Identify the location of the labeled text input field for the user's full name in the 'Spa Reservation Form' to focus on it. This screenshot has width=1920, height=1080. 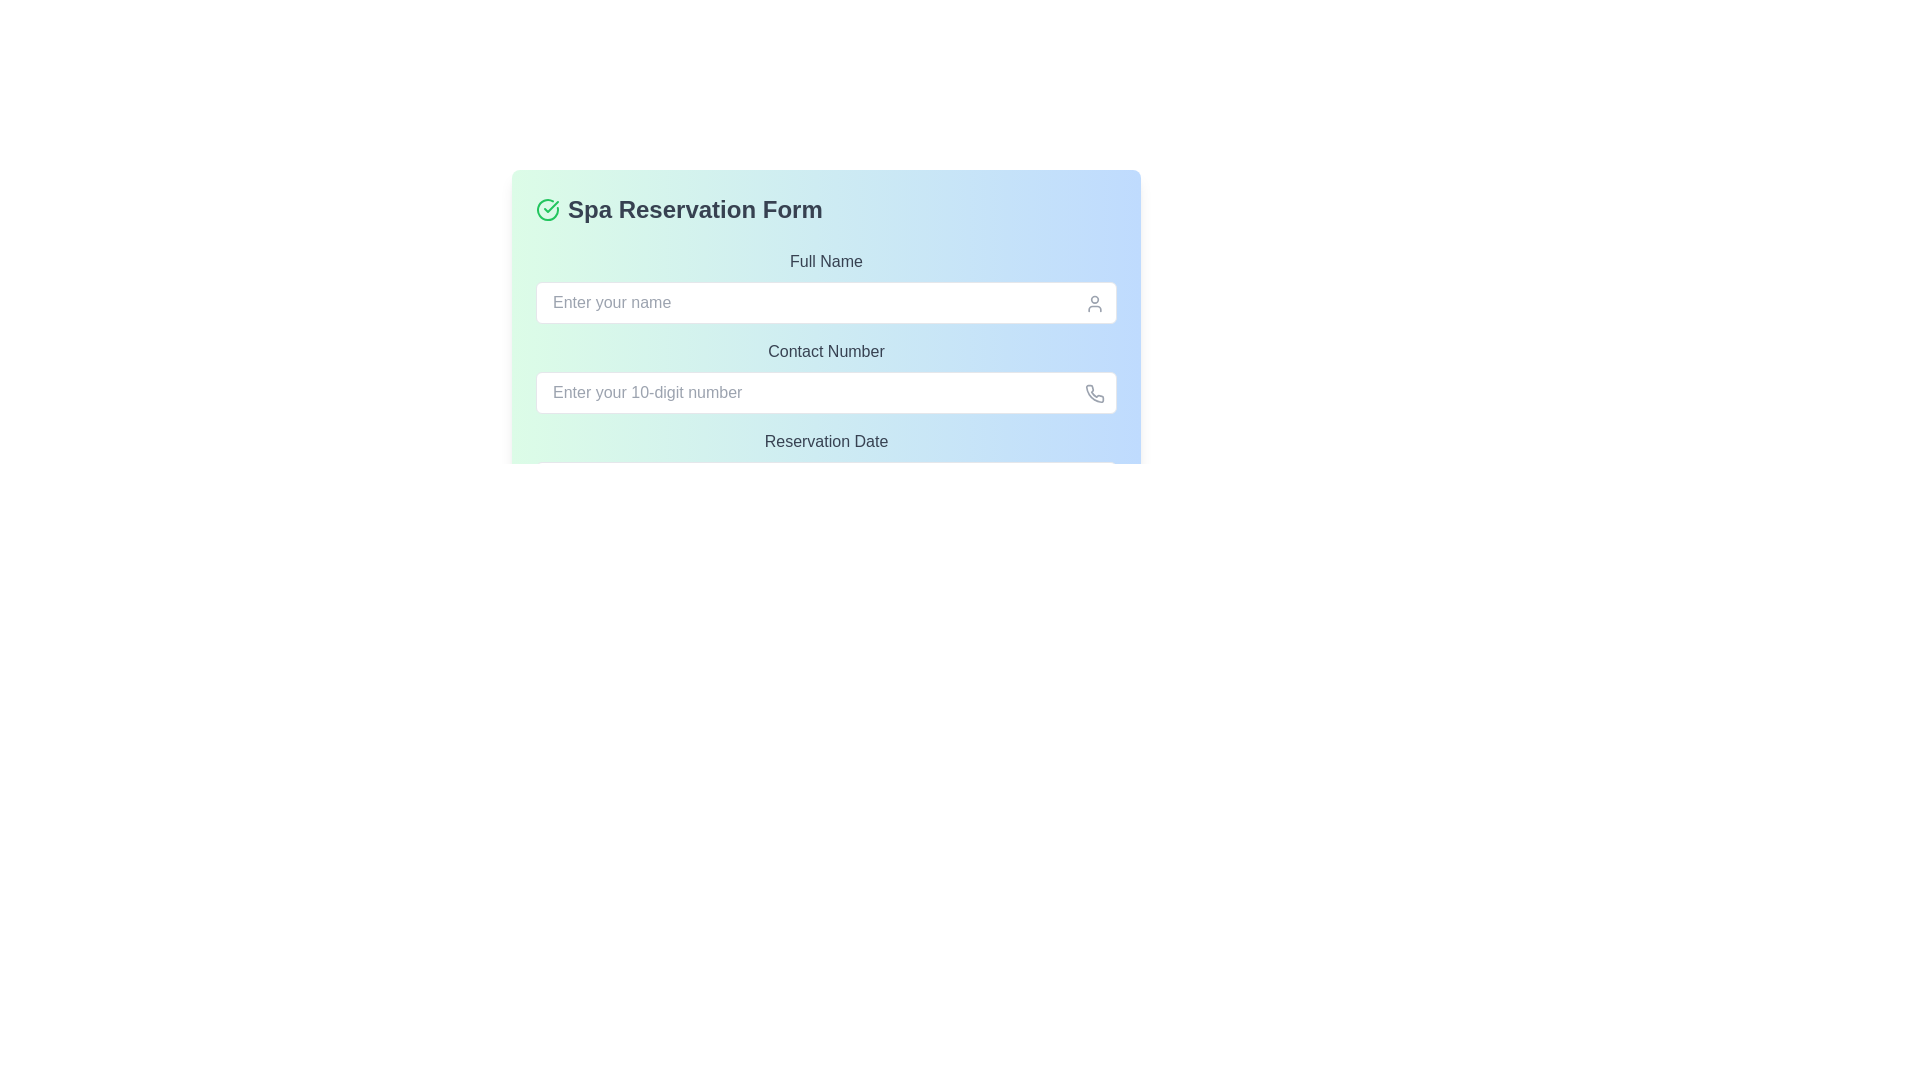
(826, 286).